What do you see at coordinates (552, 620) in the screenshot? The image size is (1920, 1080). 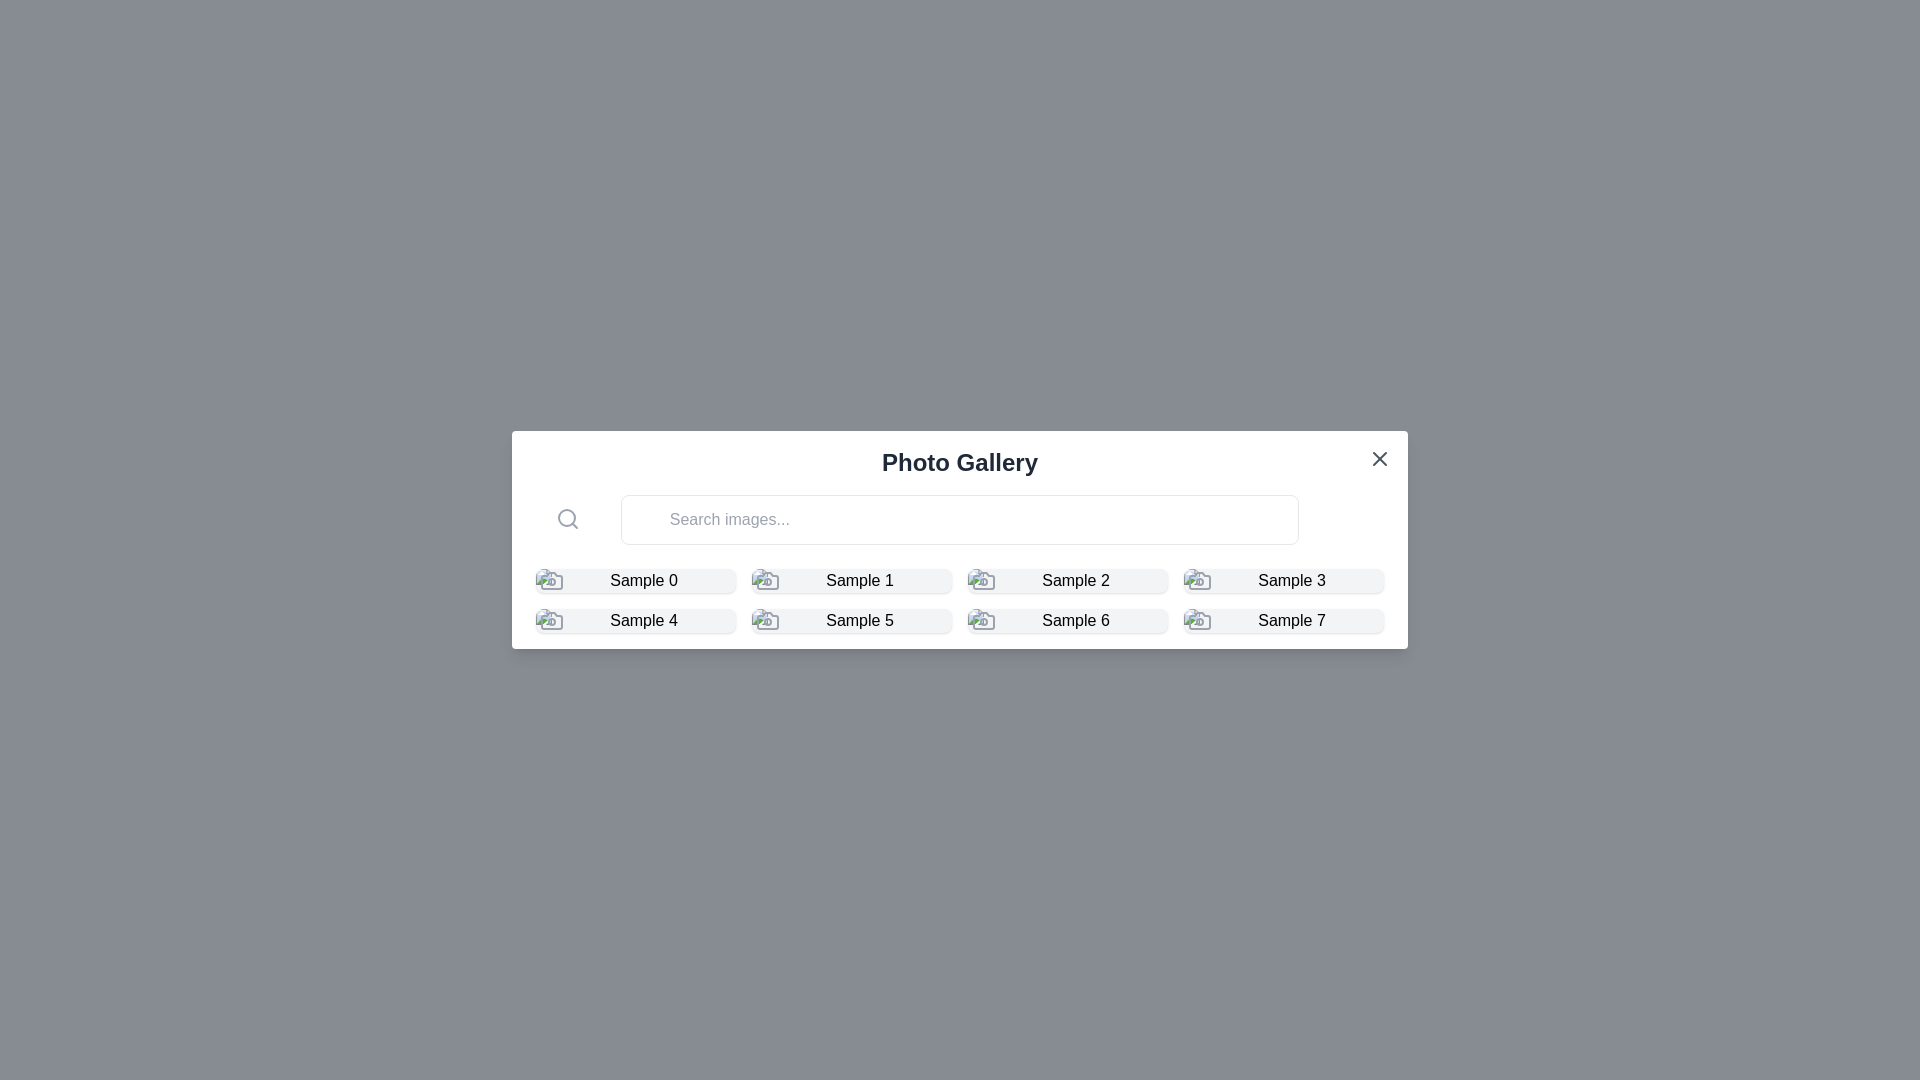 I see `the icon located in the second row associated with 'Sample 4', which represents an image or photo-related functionality` at bounding box center [552, 620].